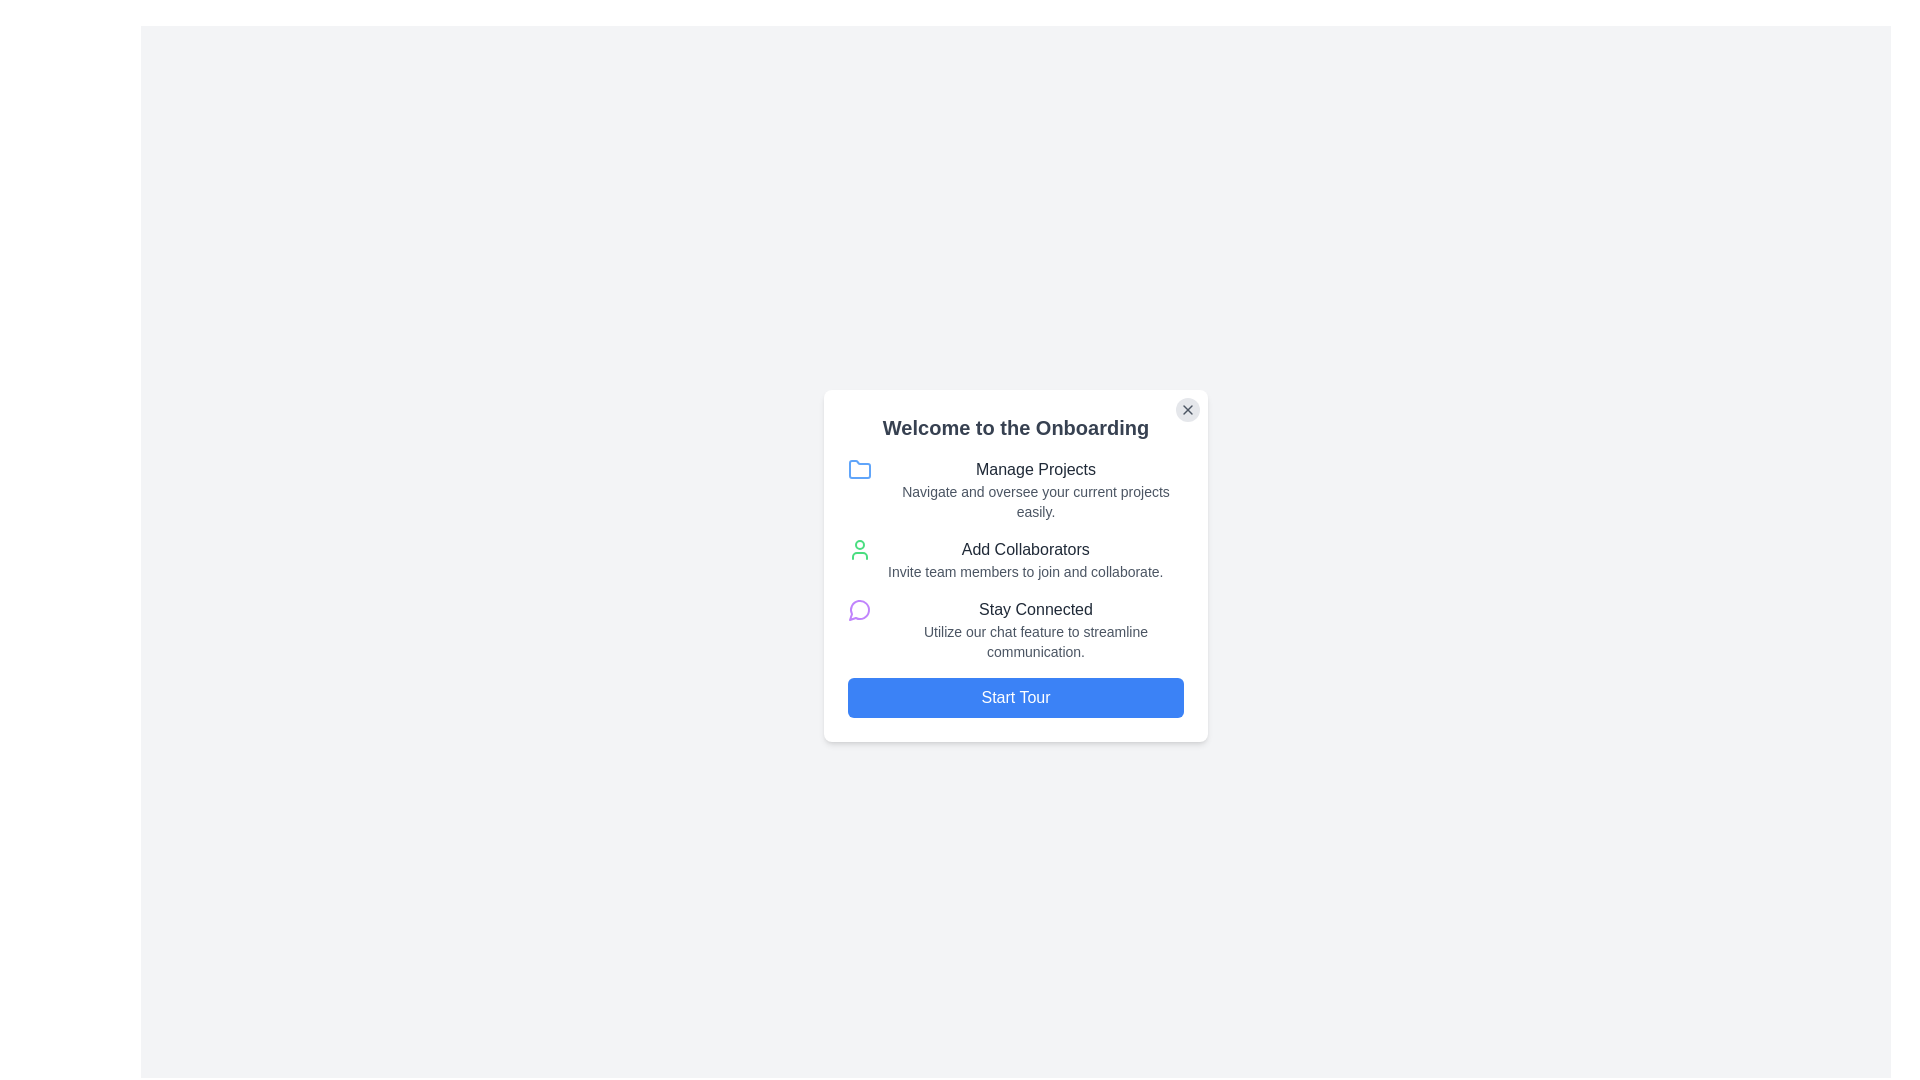 The height and width of the screenshot is (1080, 1920). Describe the element at coordinates (1016, 559) in the screenshot. I see `the textual informational component that provides an overview of managing projects, adding collaborators, and chat feature, located centrally beneath the 'Welcome to the Onboarding' heading` at that location.